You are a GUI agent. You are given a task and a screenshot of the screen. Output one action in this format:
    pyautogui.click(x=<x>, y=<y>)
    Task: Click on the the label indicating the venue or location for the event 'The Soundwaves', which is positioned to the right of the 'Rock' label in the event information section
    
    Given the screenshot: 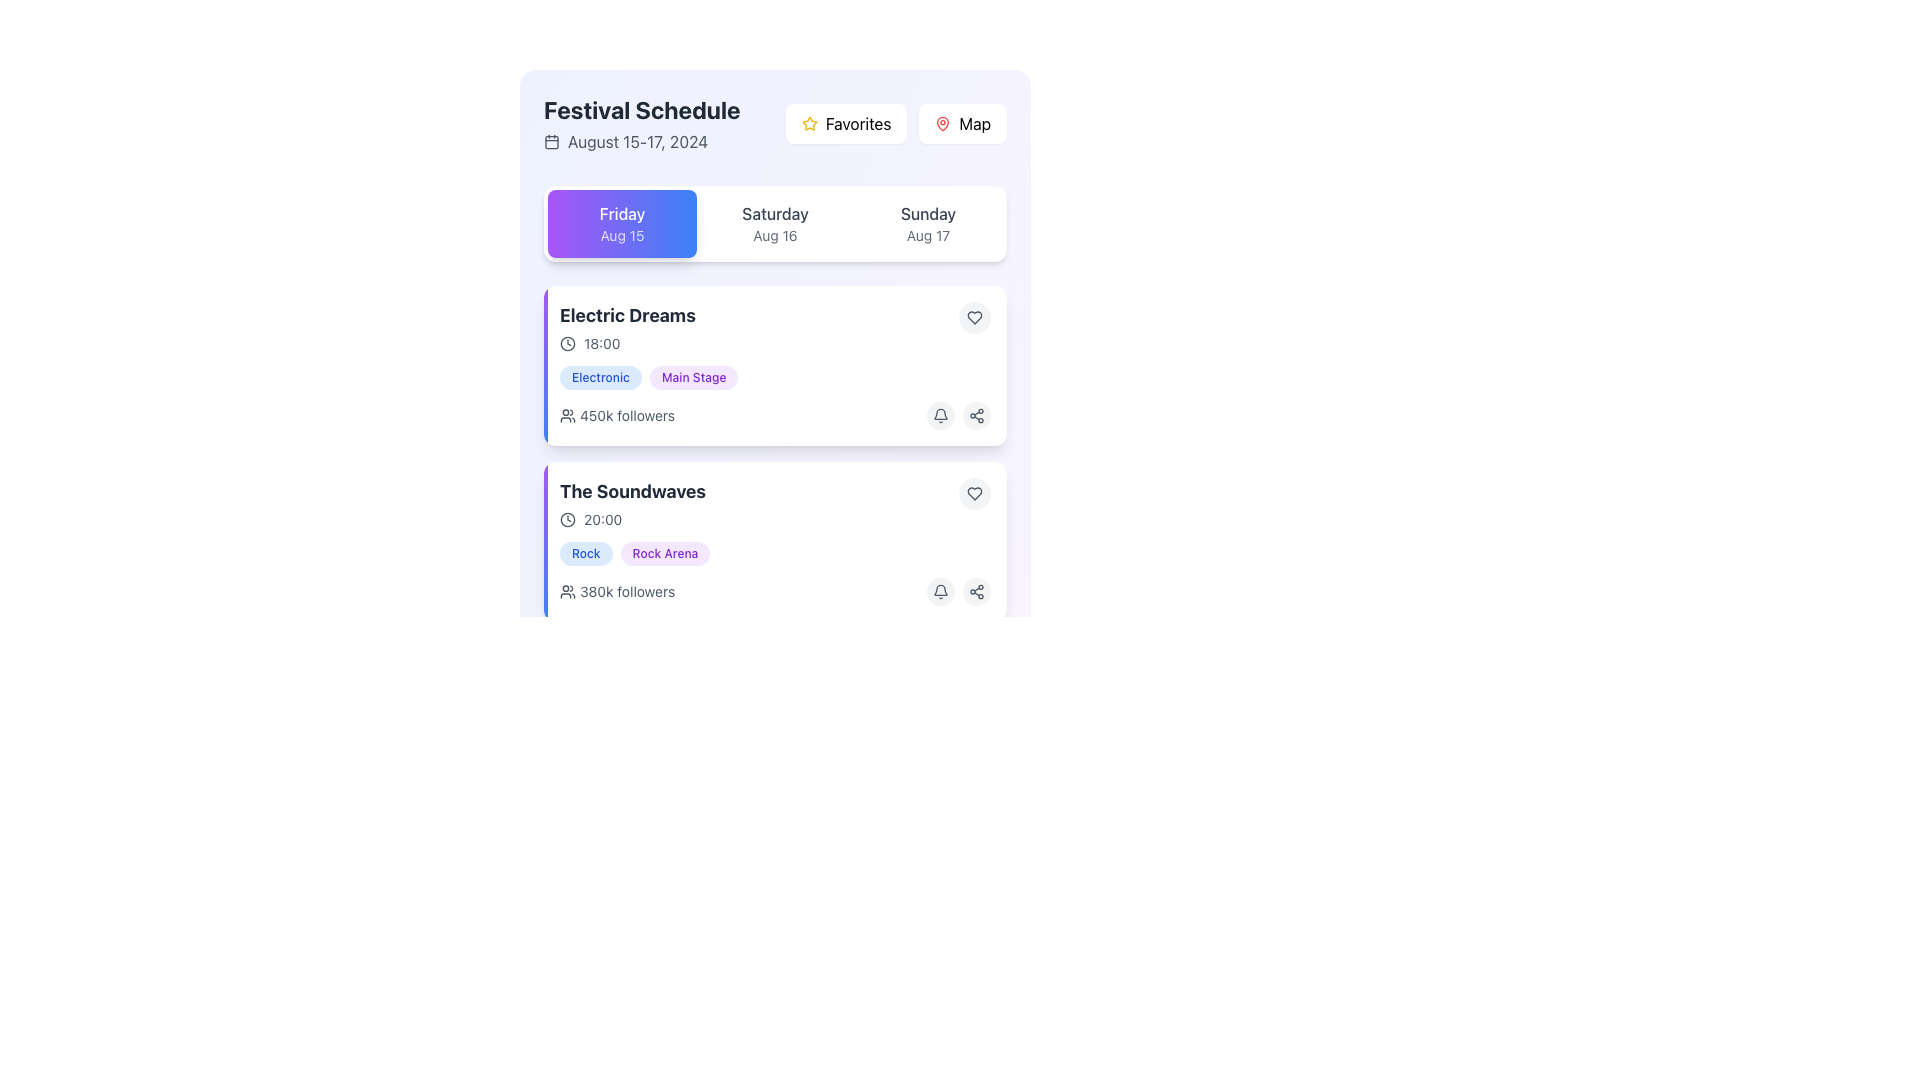 What is the action you would take?
    pyautogui.click(x=665, y=554)
    